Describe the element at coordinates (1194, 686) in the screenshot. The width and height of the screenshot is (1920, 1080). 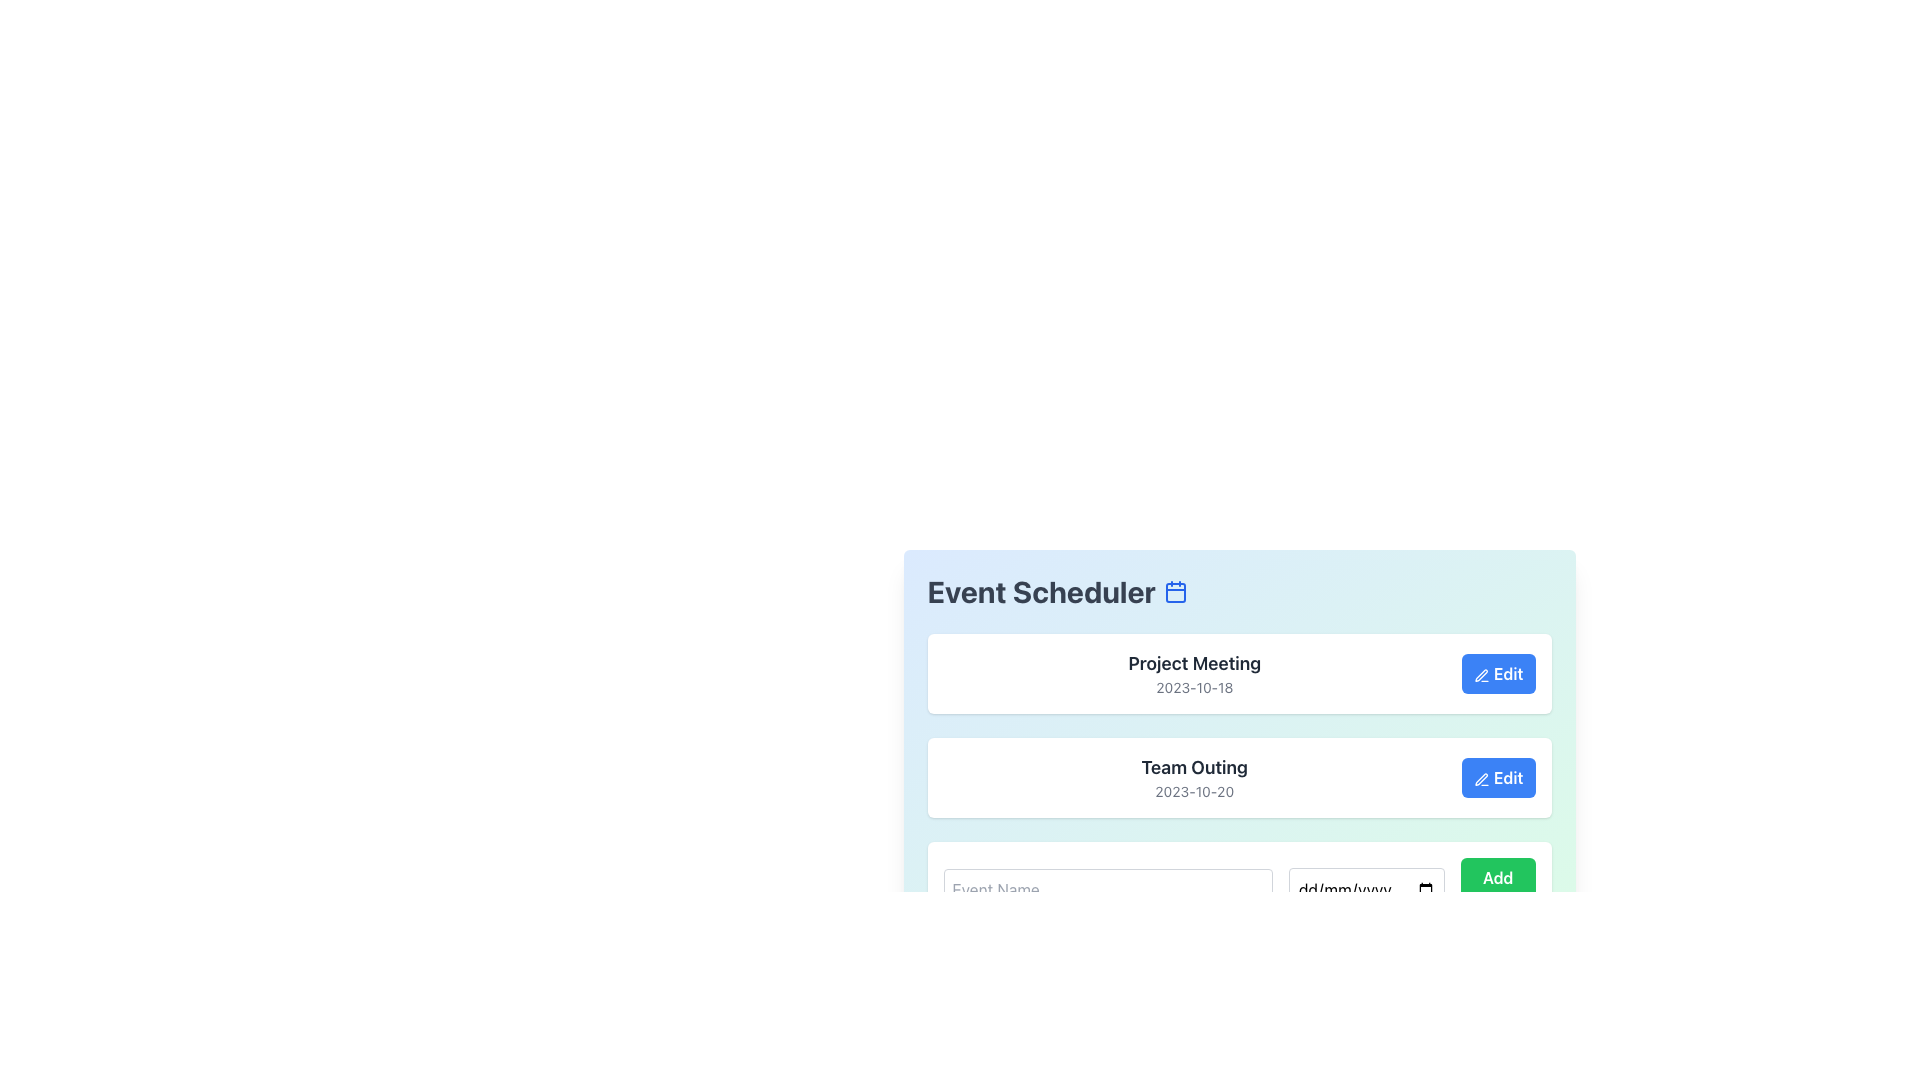
I see `the text label indicating the scheduled date for the 'Project Meeting', located directly below the title in the event entry list` at that location.